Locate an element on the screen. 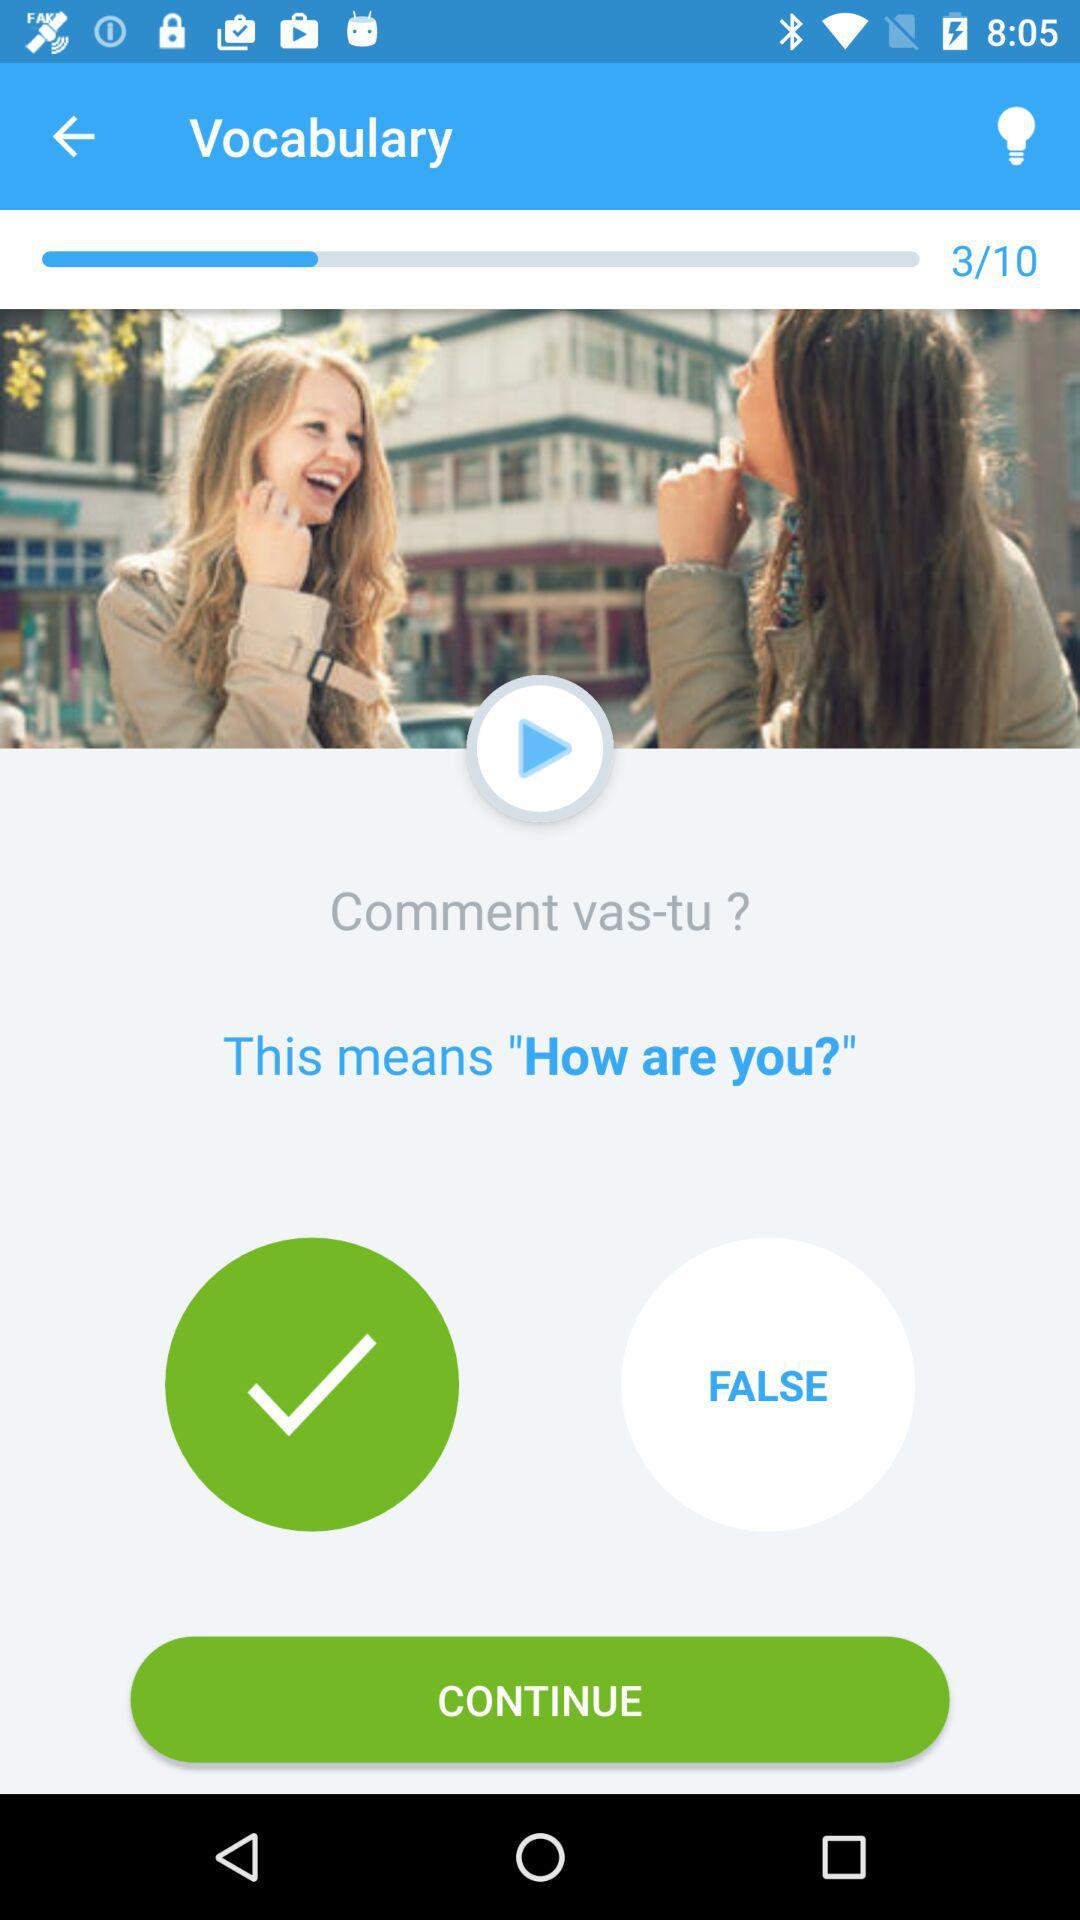  item next to vocabulary app is located at coordinates (1017, 135).